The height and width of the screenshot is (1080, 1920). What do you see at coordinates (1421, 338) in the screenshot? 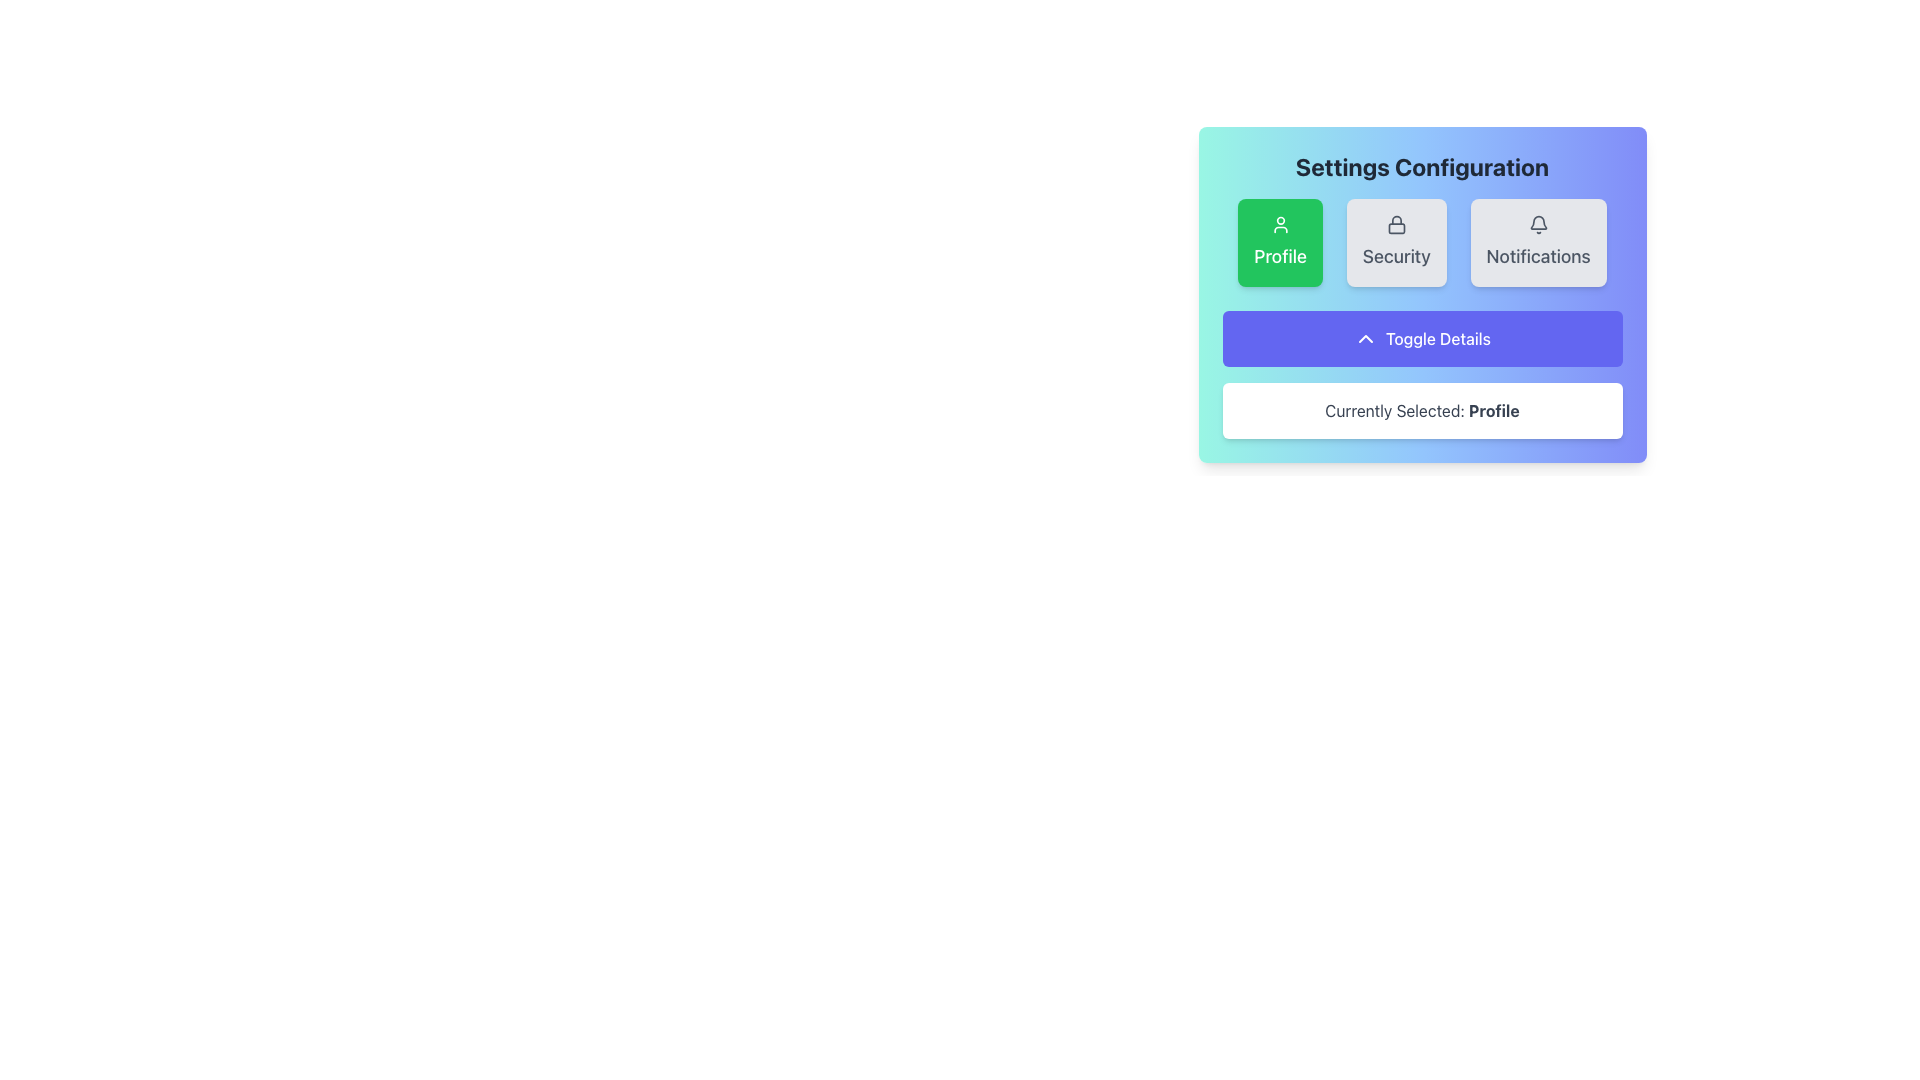
I see `the 'Toggle Details' button` at bounding box center [1421, 338].